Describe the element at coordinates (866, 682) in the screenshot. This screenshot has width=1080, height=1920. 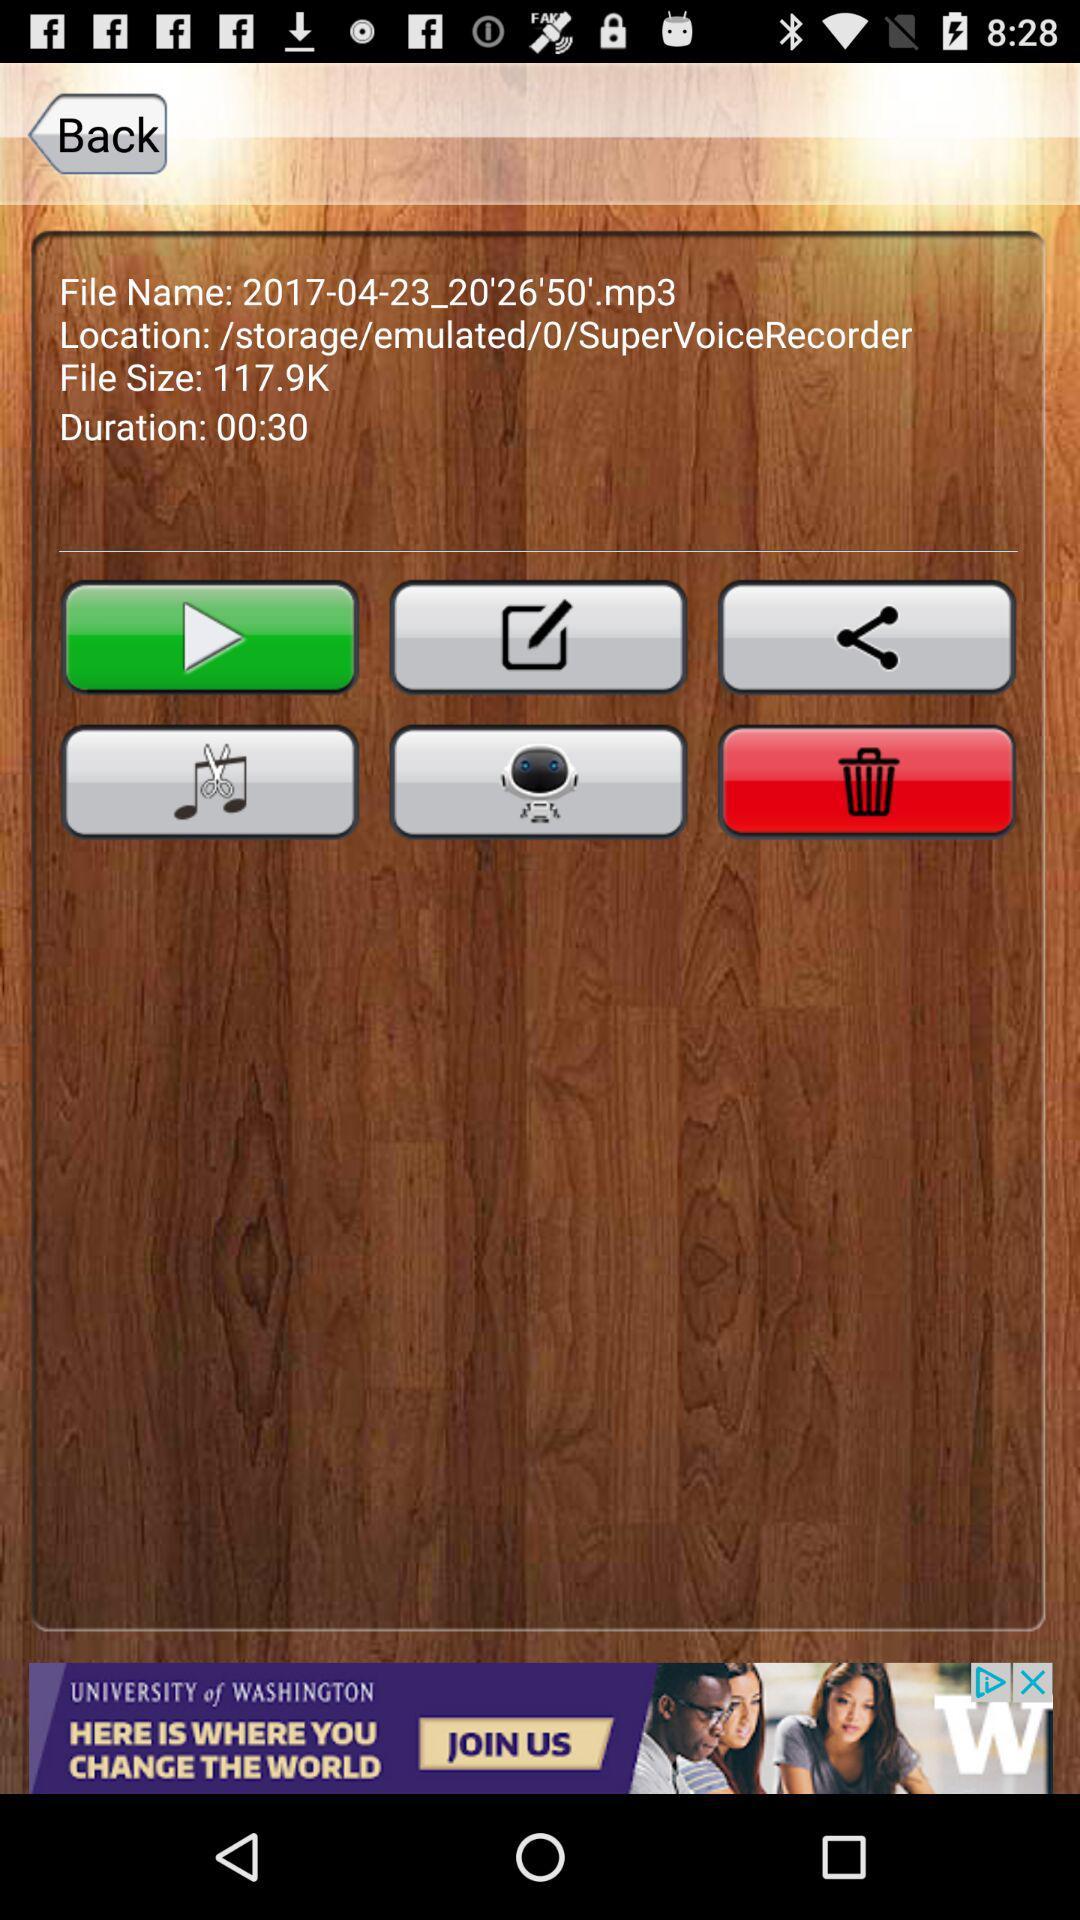
I see `the arrow_backward icon` at that location.